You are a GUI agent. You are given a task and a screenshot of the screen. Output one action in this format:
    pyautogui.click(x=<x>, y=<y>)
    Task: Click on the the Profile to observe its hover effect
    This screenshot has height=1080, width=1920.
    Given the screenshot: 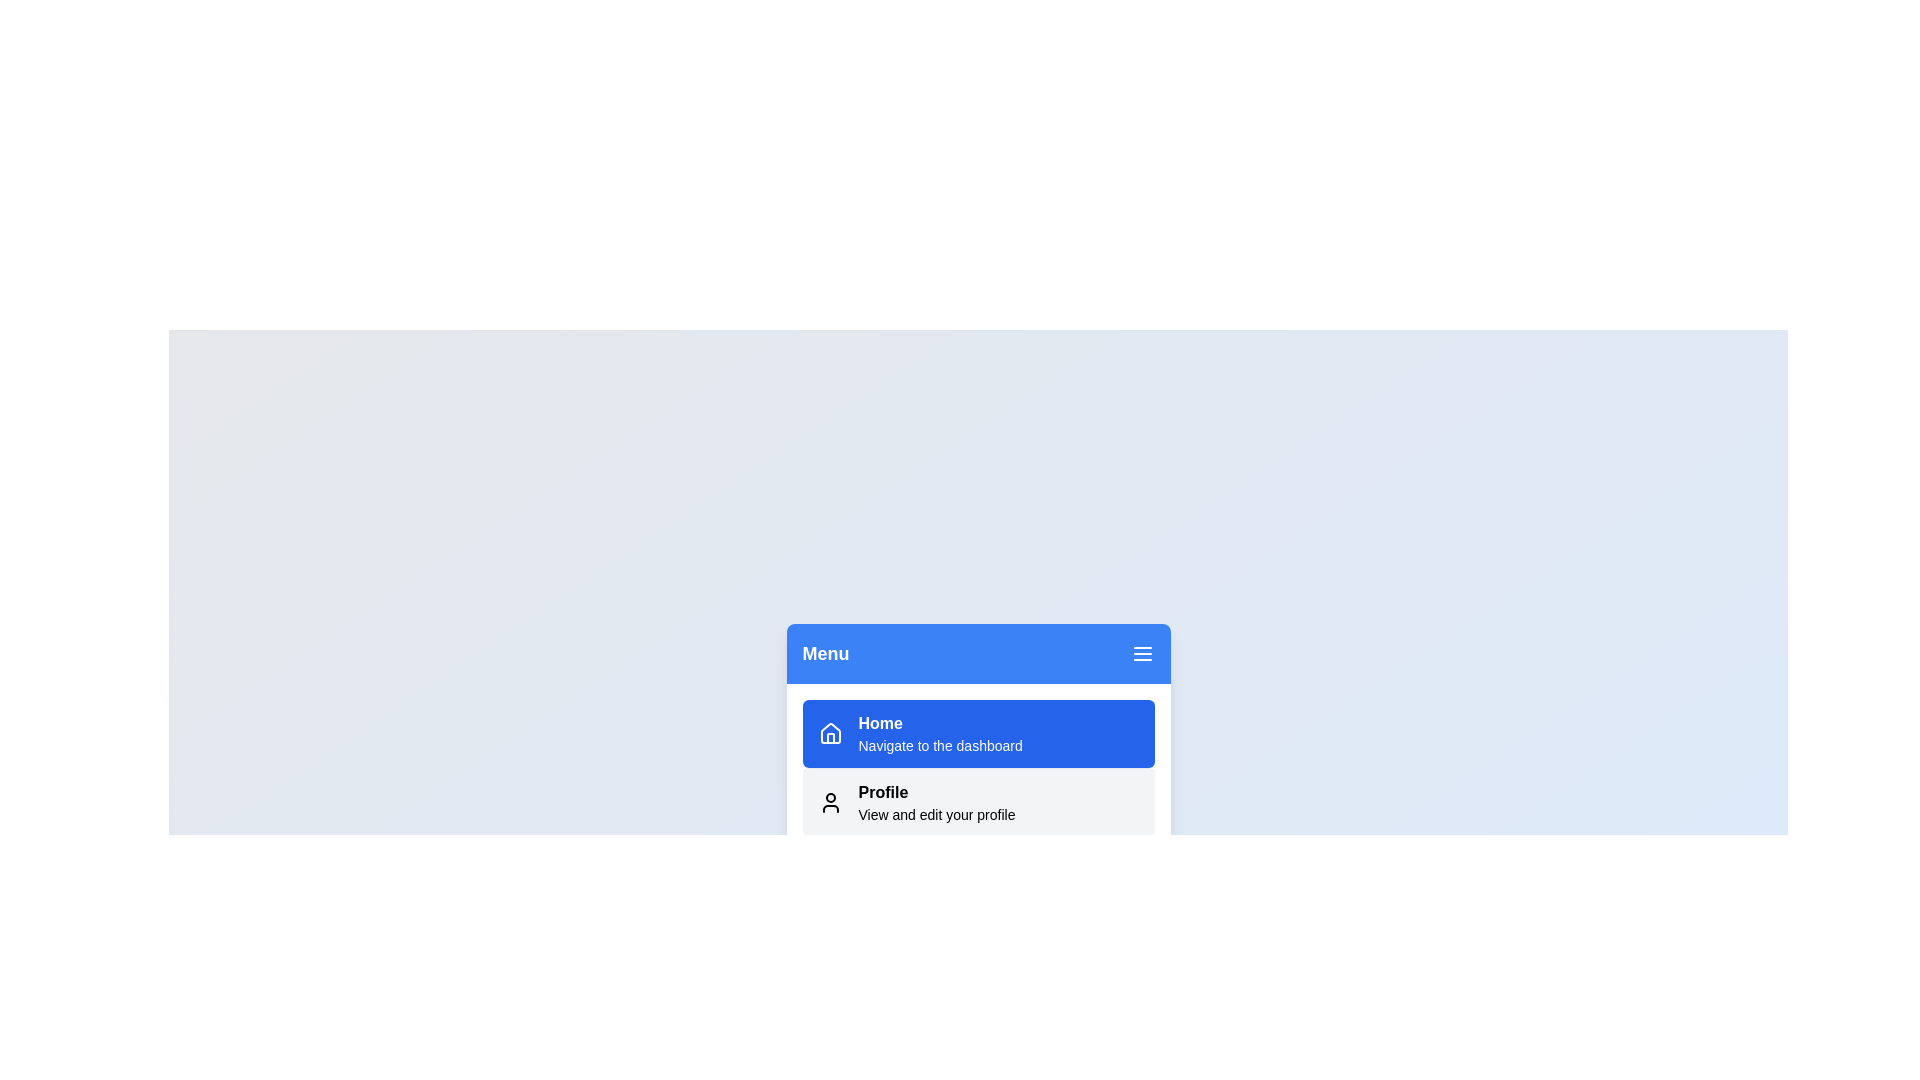 What is the action you would take?
    pyautogui.click(x=978, y=801)
    